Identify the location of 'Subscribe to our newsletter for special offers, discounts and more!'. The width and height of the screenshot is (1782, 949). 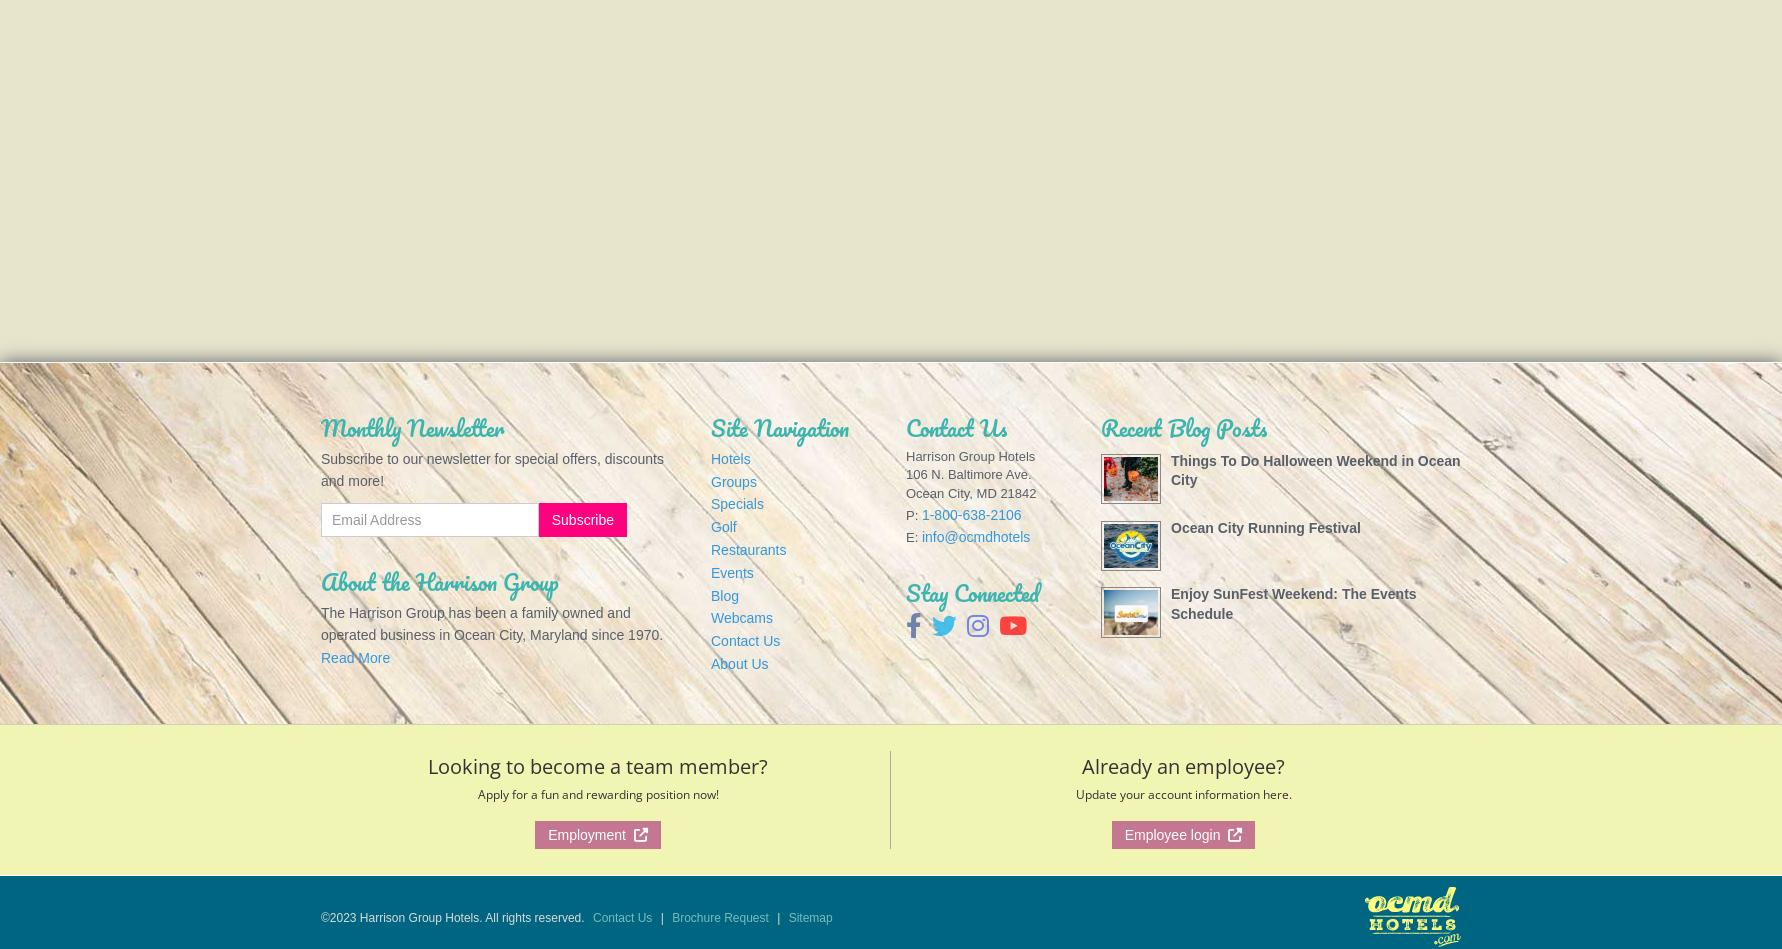
(319, 469).